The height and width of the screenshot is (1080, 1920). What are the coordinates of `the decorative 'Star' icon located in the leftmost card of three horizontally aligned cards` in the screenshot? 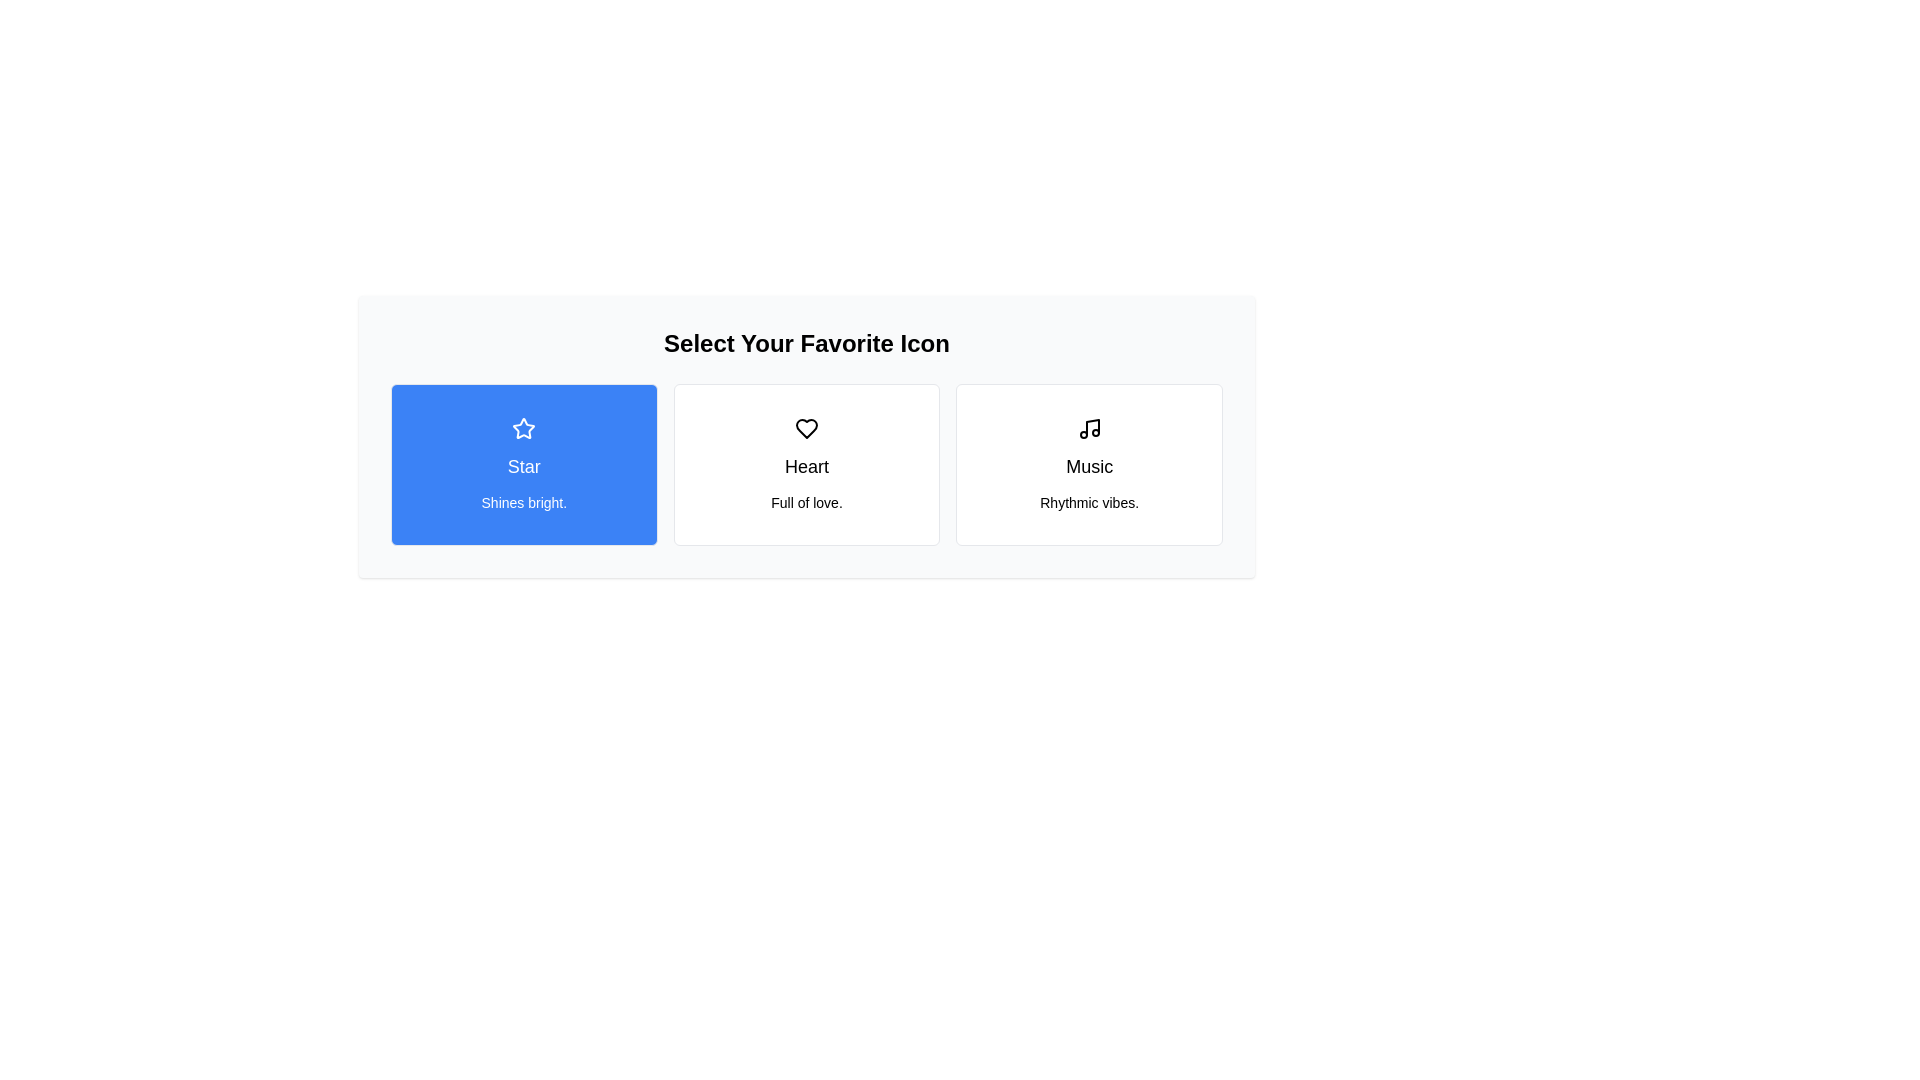 It's located at (524, 427).